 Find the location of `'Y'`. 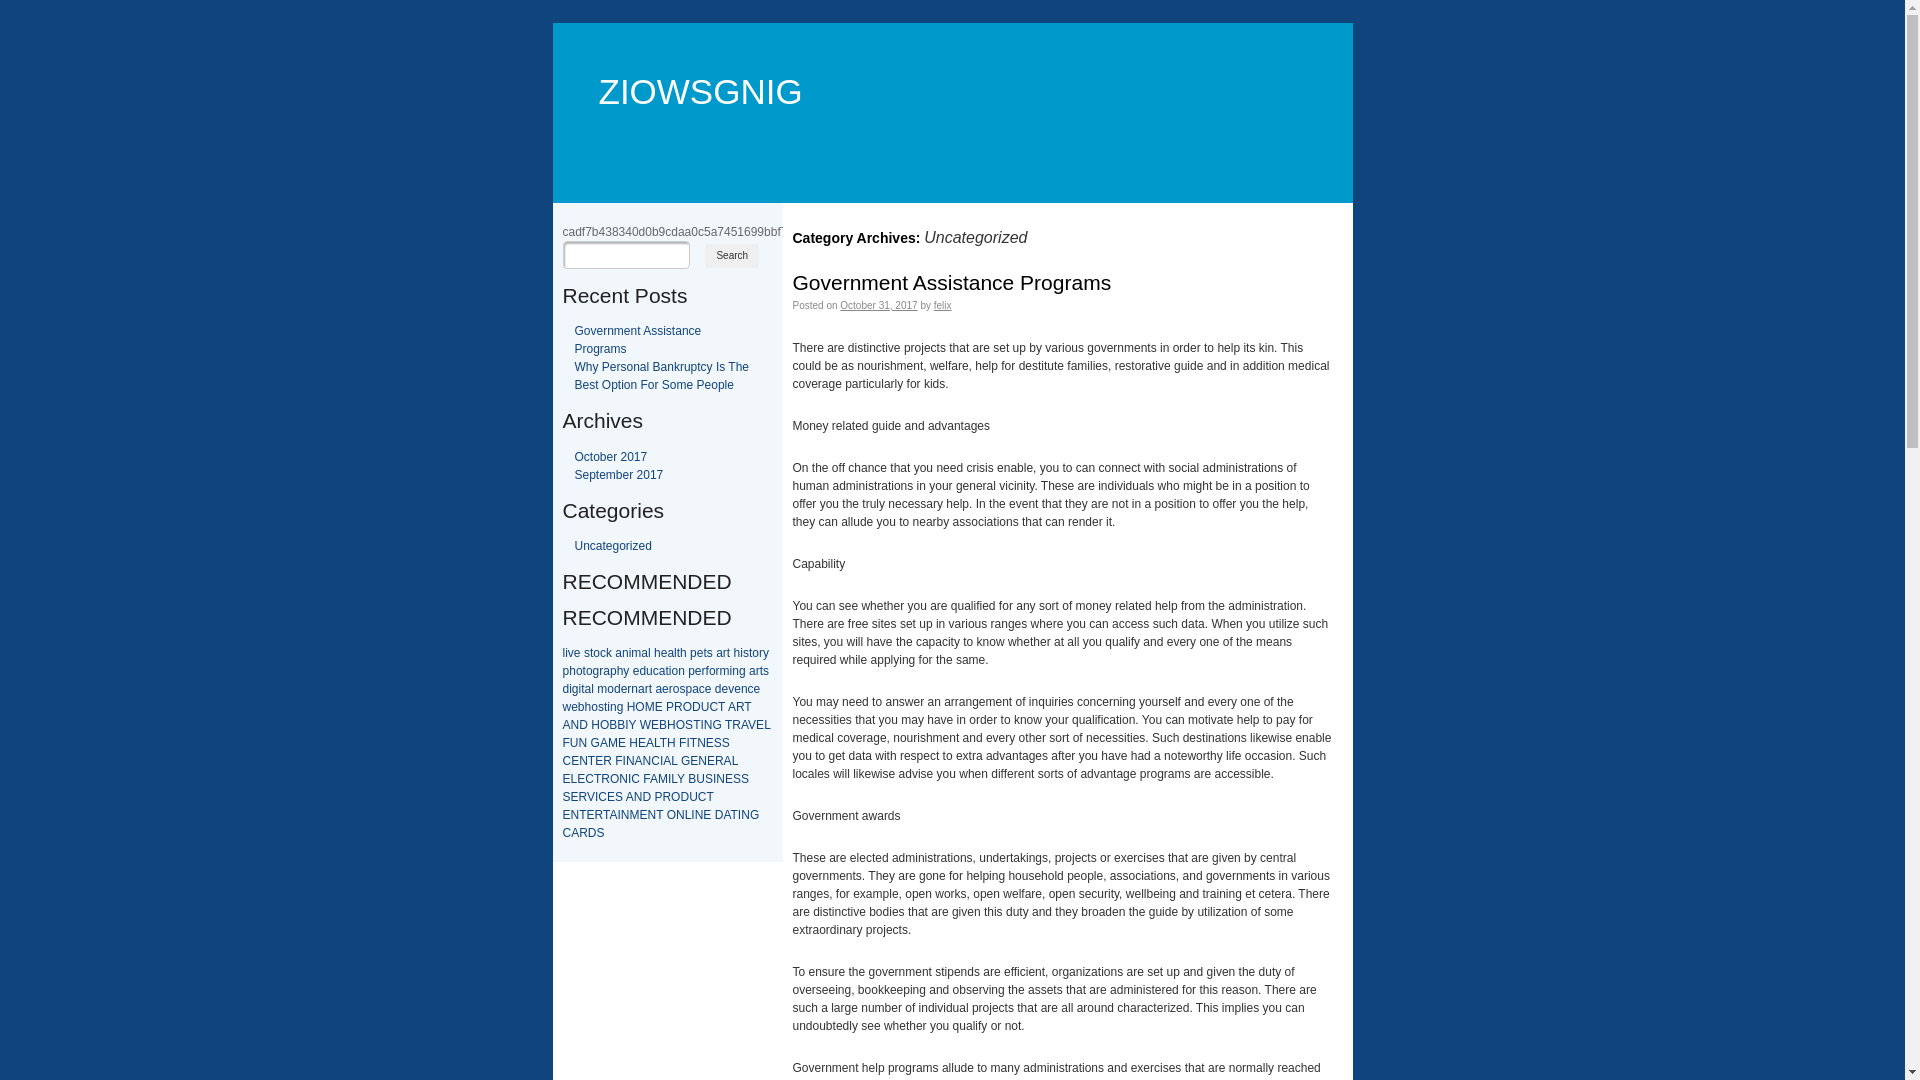

'Y' is located at coordinates (632, 725).